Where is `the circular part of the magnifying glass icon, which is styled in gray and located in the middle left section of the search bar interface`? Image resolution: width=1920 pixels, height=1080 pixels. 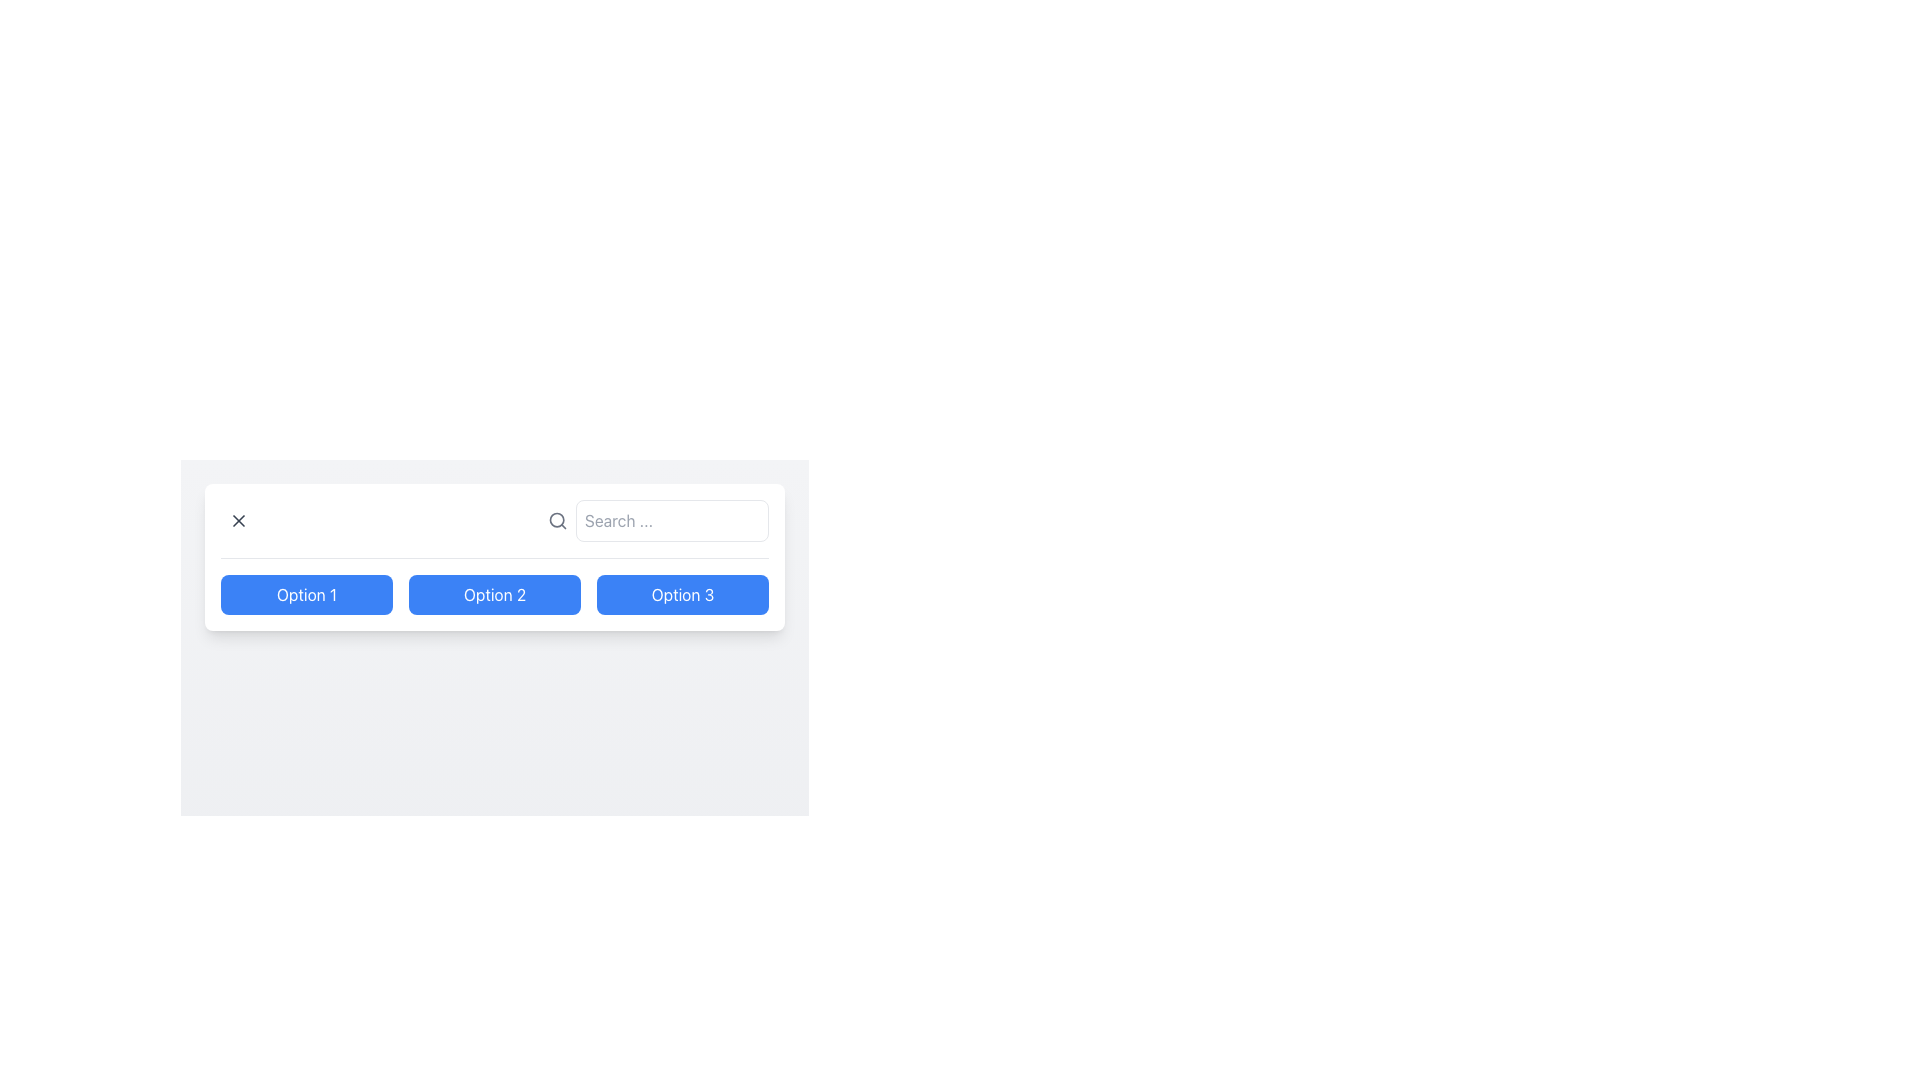
the circular part of the magnifying glass icon, which is styled in gray and located in the middle left section of the search bar interface is located at coordinates (557, 519).